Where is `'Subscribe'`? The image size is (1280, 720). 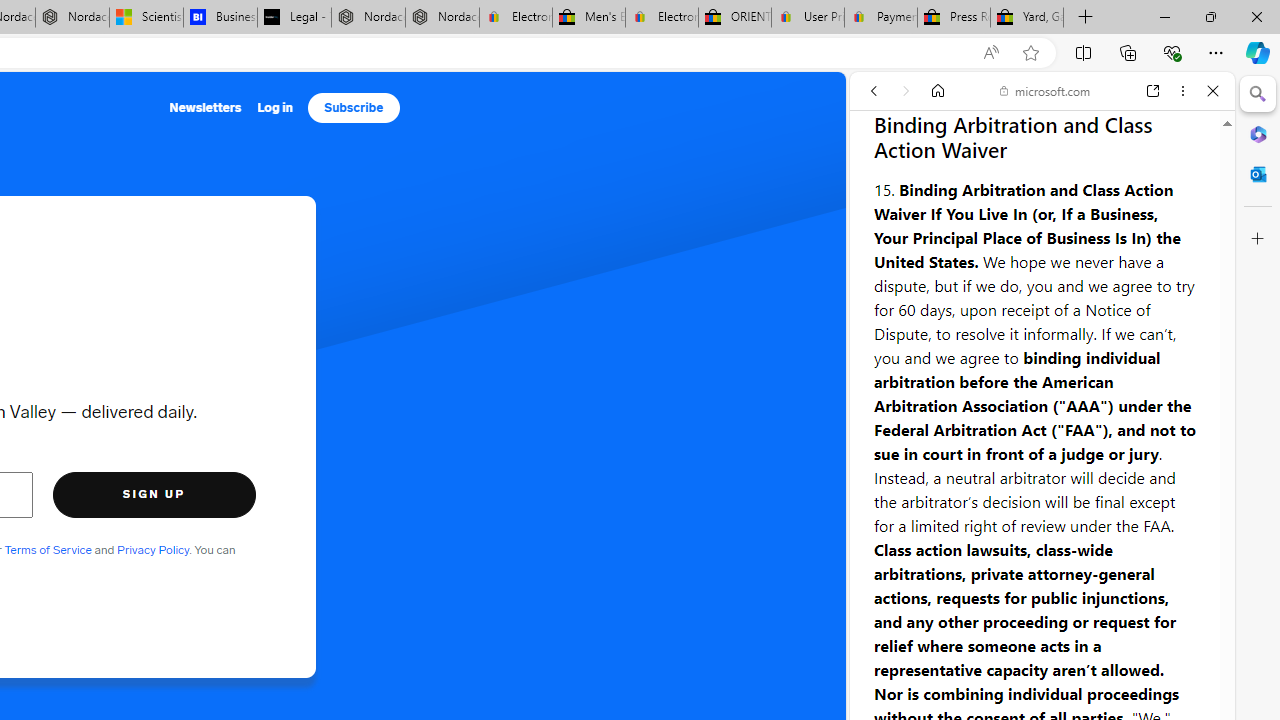
'Subscribe' is located at coordinates (353, 108).